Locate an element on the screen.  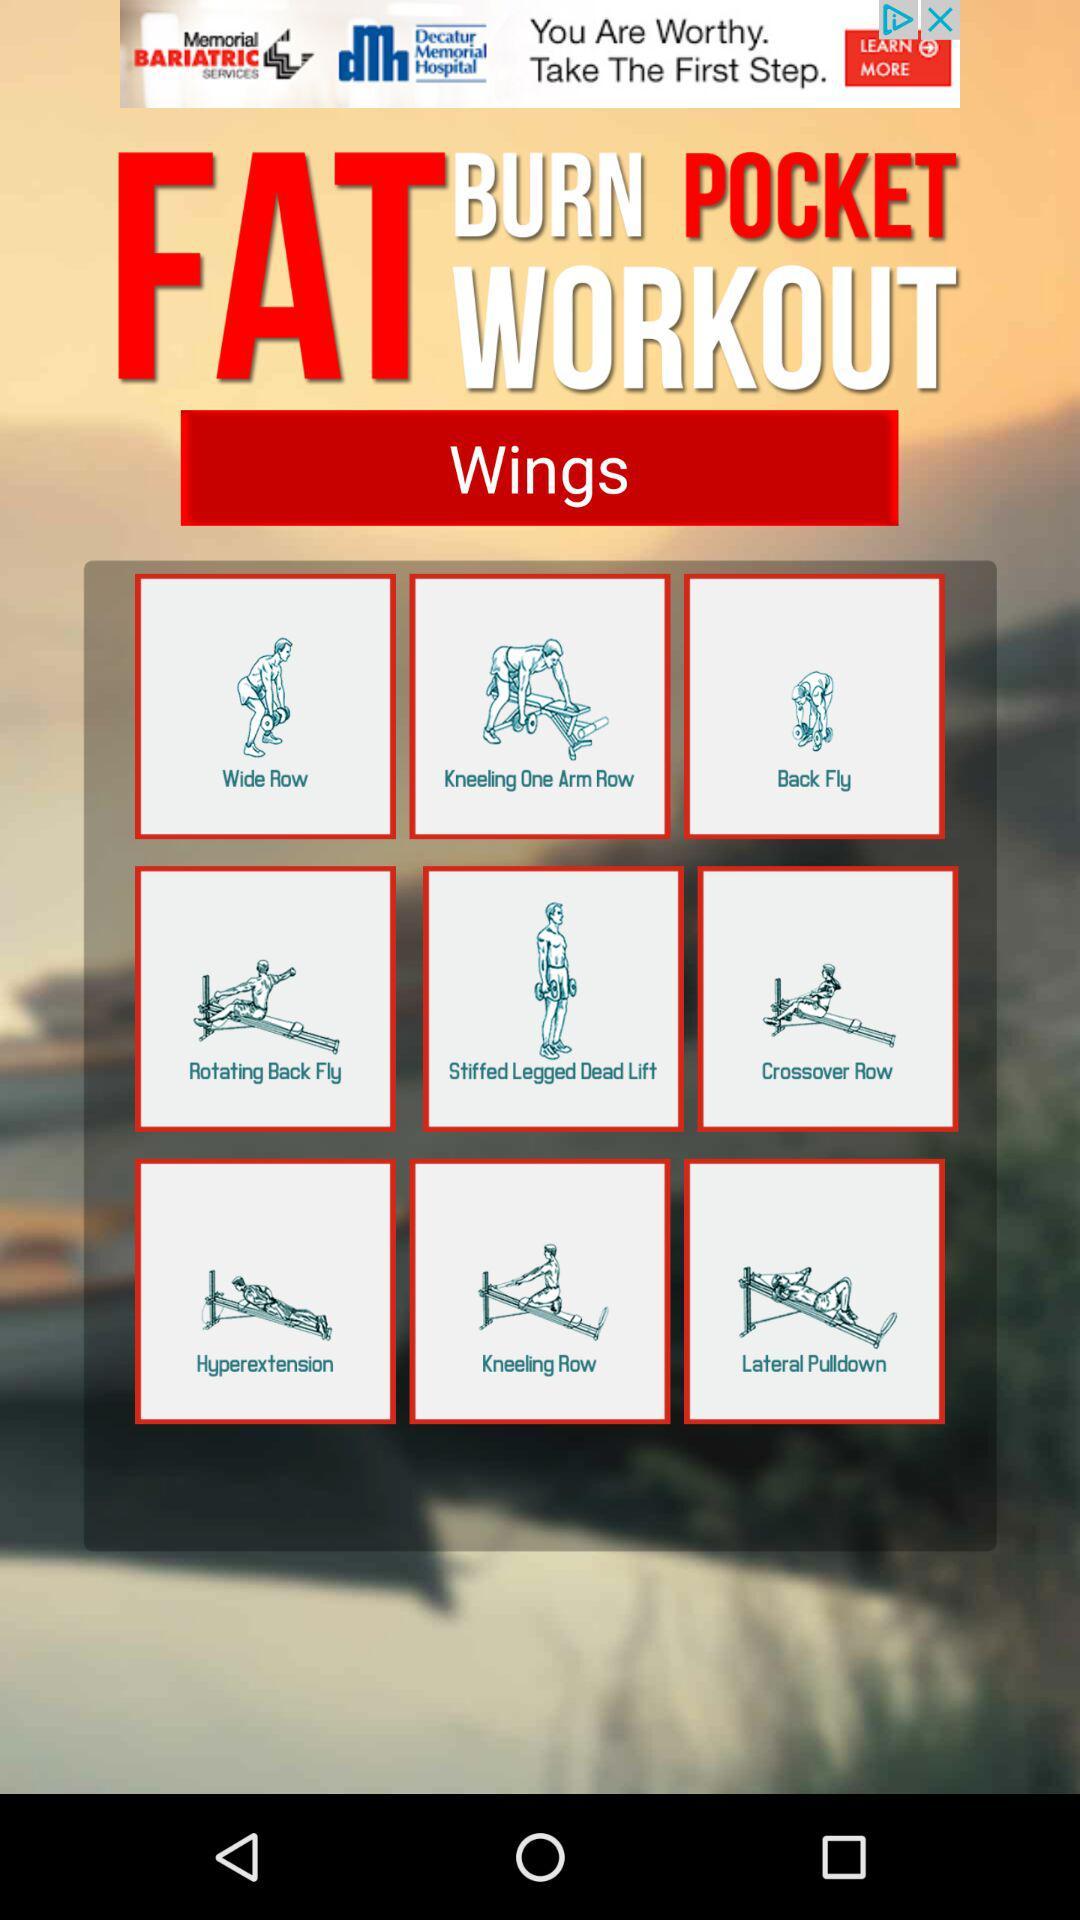
click kneeling row is located at coordinates (540, 1291).